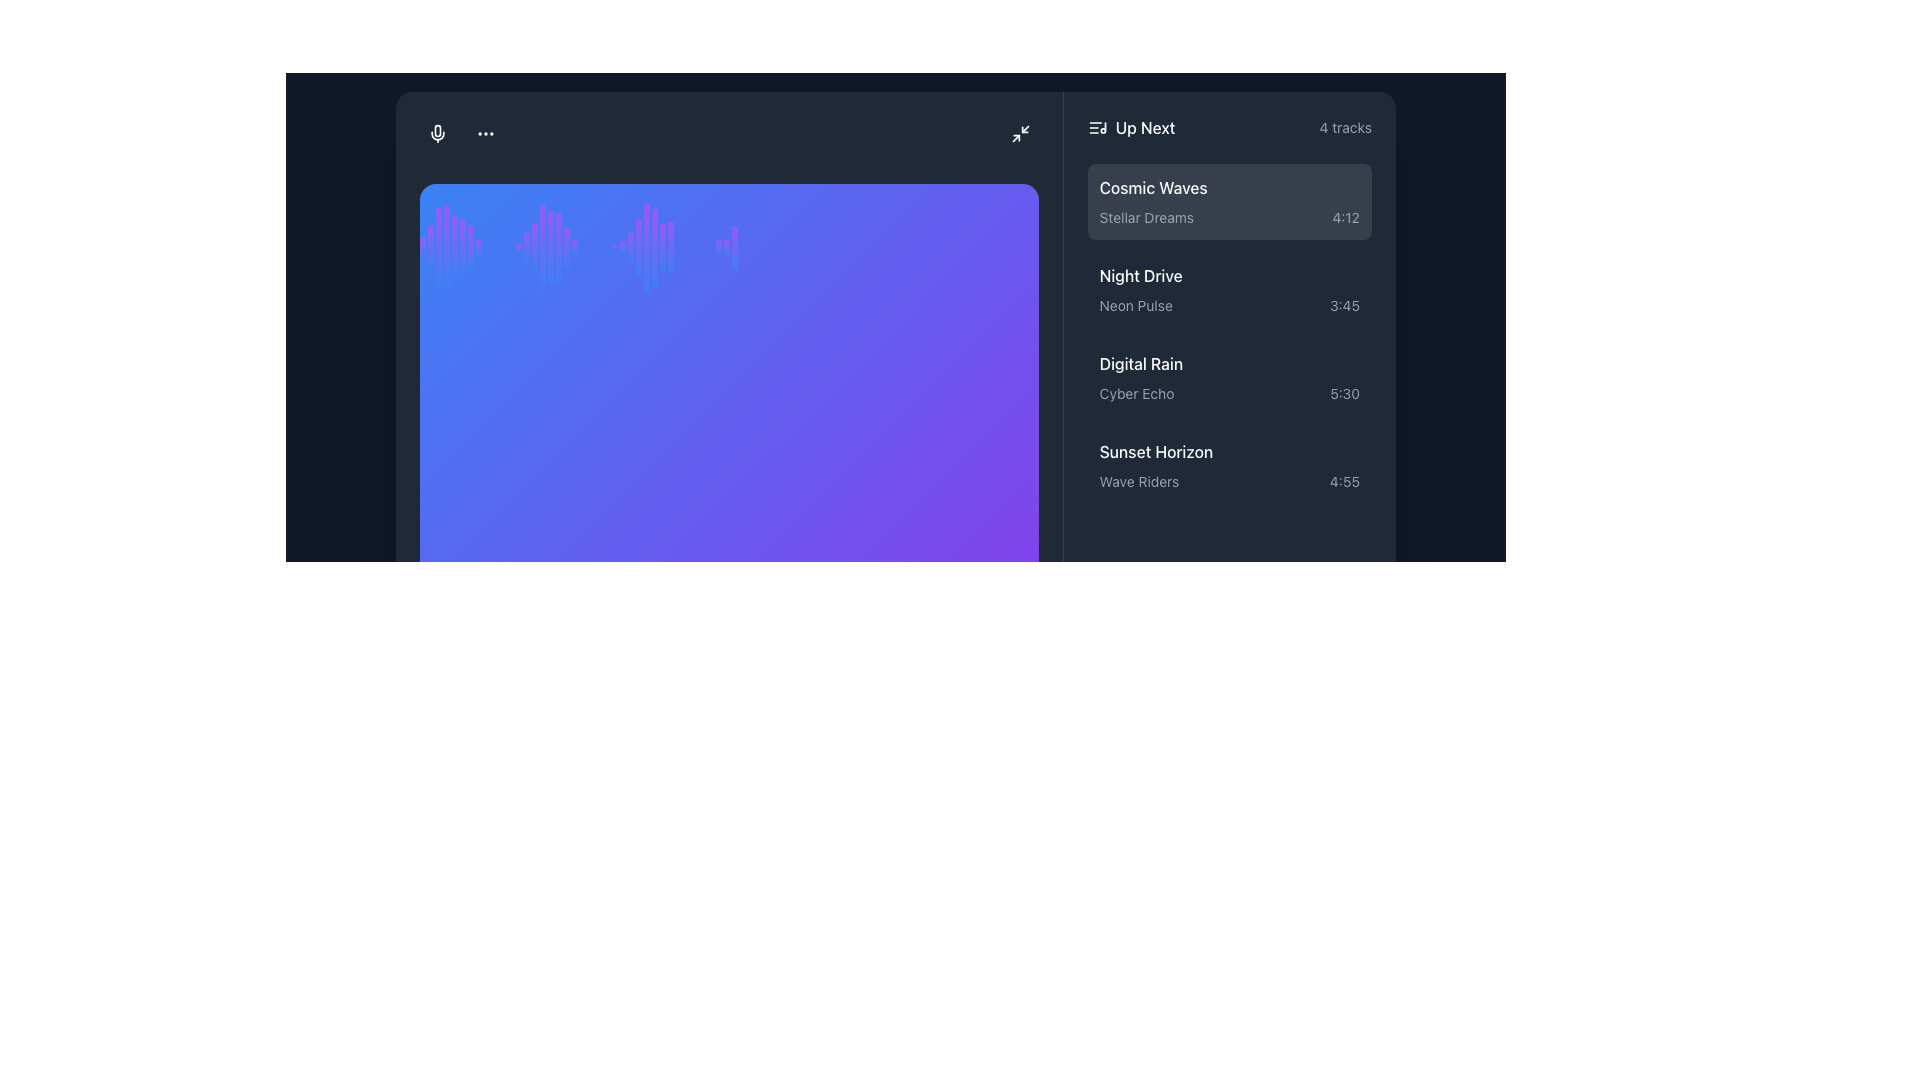 The height and width of the screenshot is (1080, 1920). What do you see at coordinates (647, 245) in the screenshot?
I see `the thin vertical bar with a gradient effect transitioning from blue to purple, which is centrally located among similar elements in a graph-like layout` at bounding box center [647, 245].